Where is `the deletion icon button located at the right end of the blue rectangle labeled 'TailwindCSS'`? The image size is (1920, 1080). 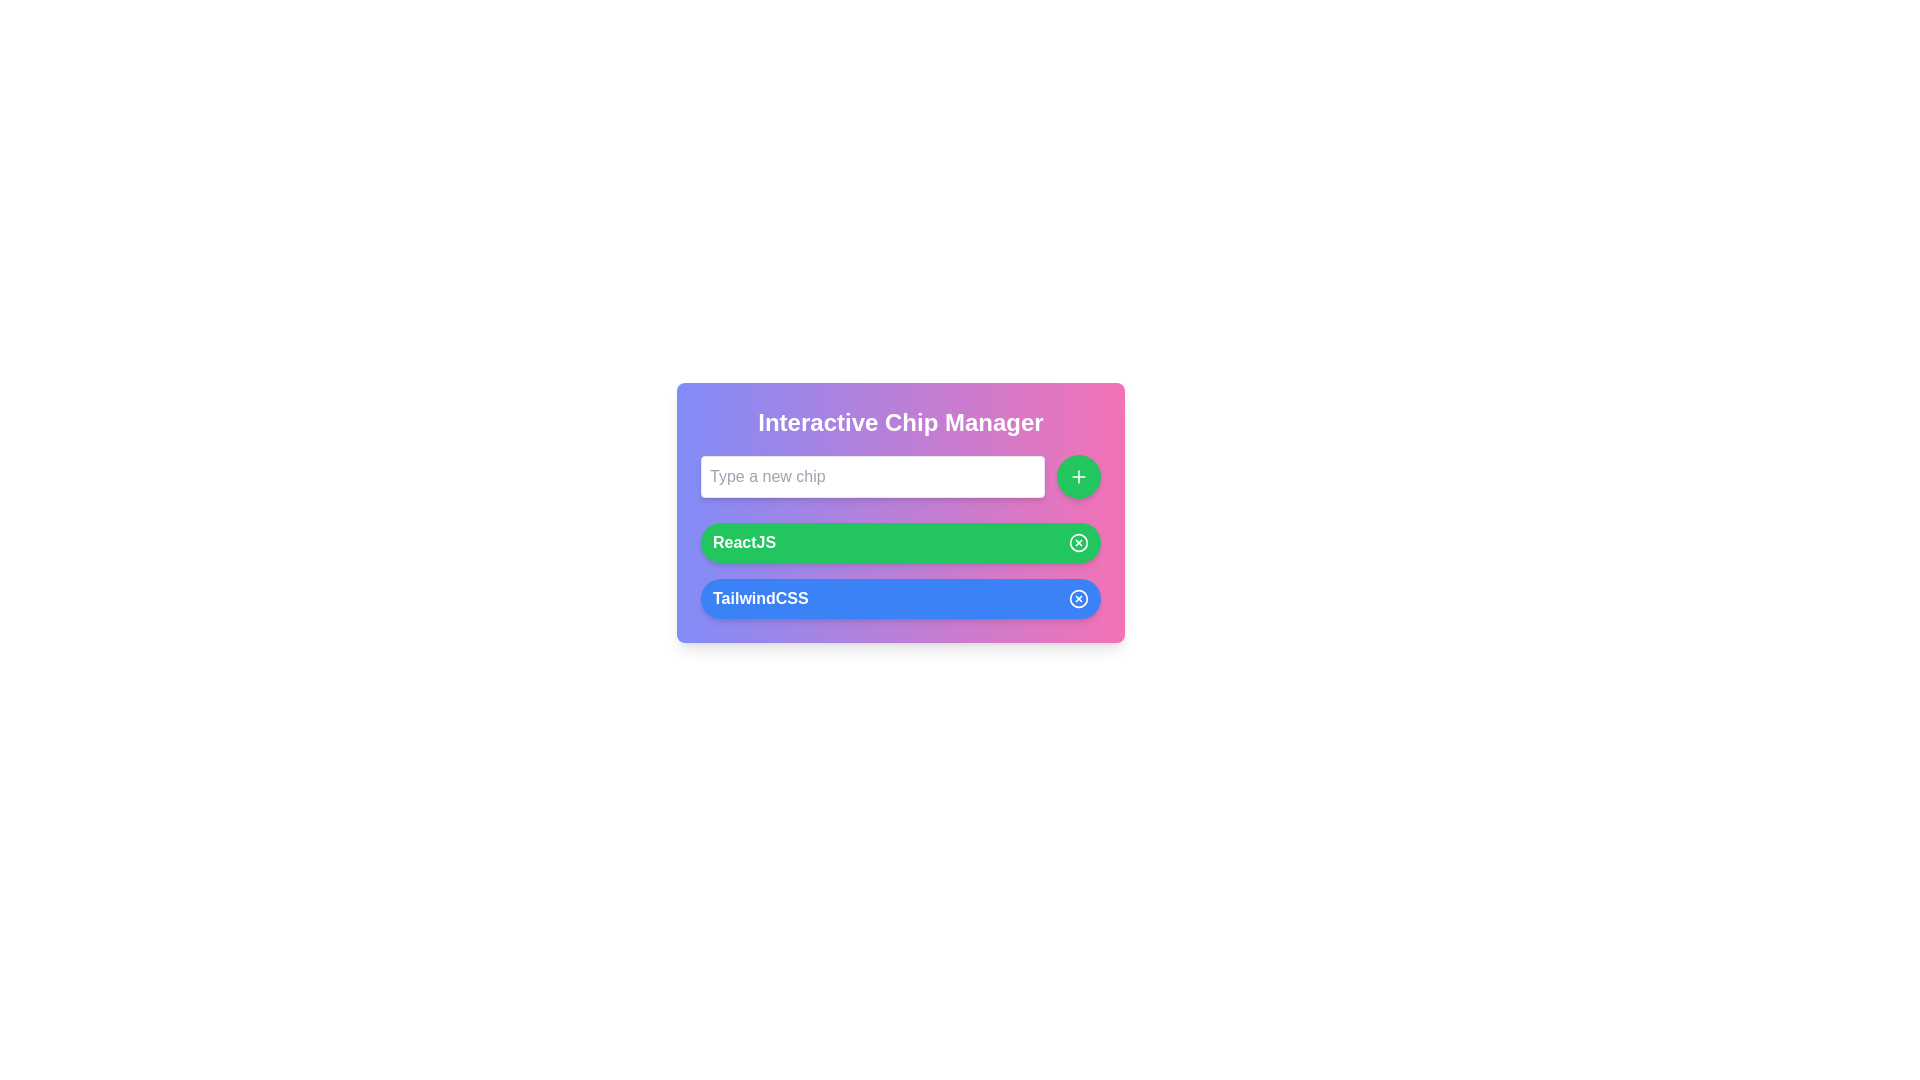 the deletion icon button located at the right end of the blue rectangle labeled 'TailwindCSS' is located at coordinates (1078, 597).